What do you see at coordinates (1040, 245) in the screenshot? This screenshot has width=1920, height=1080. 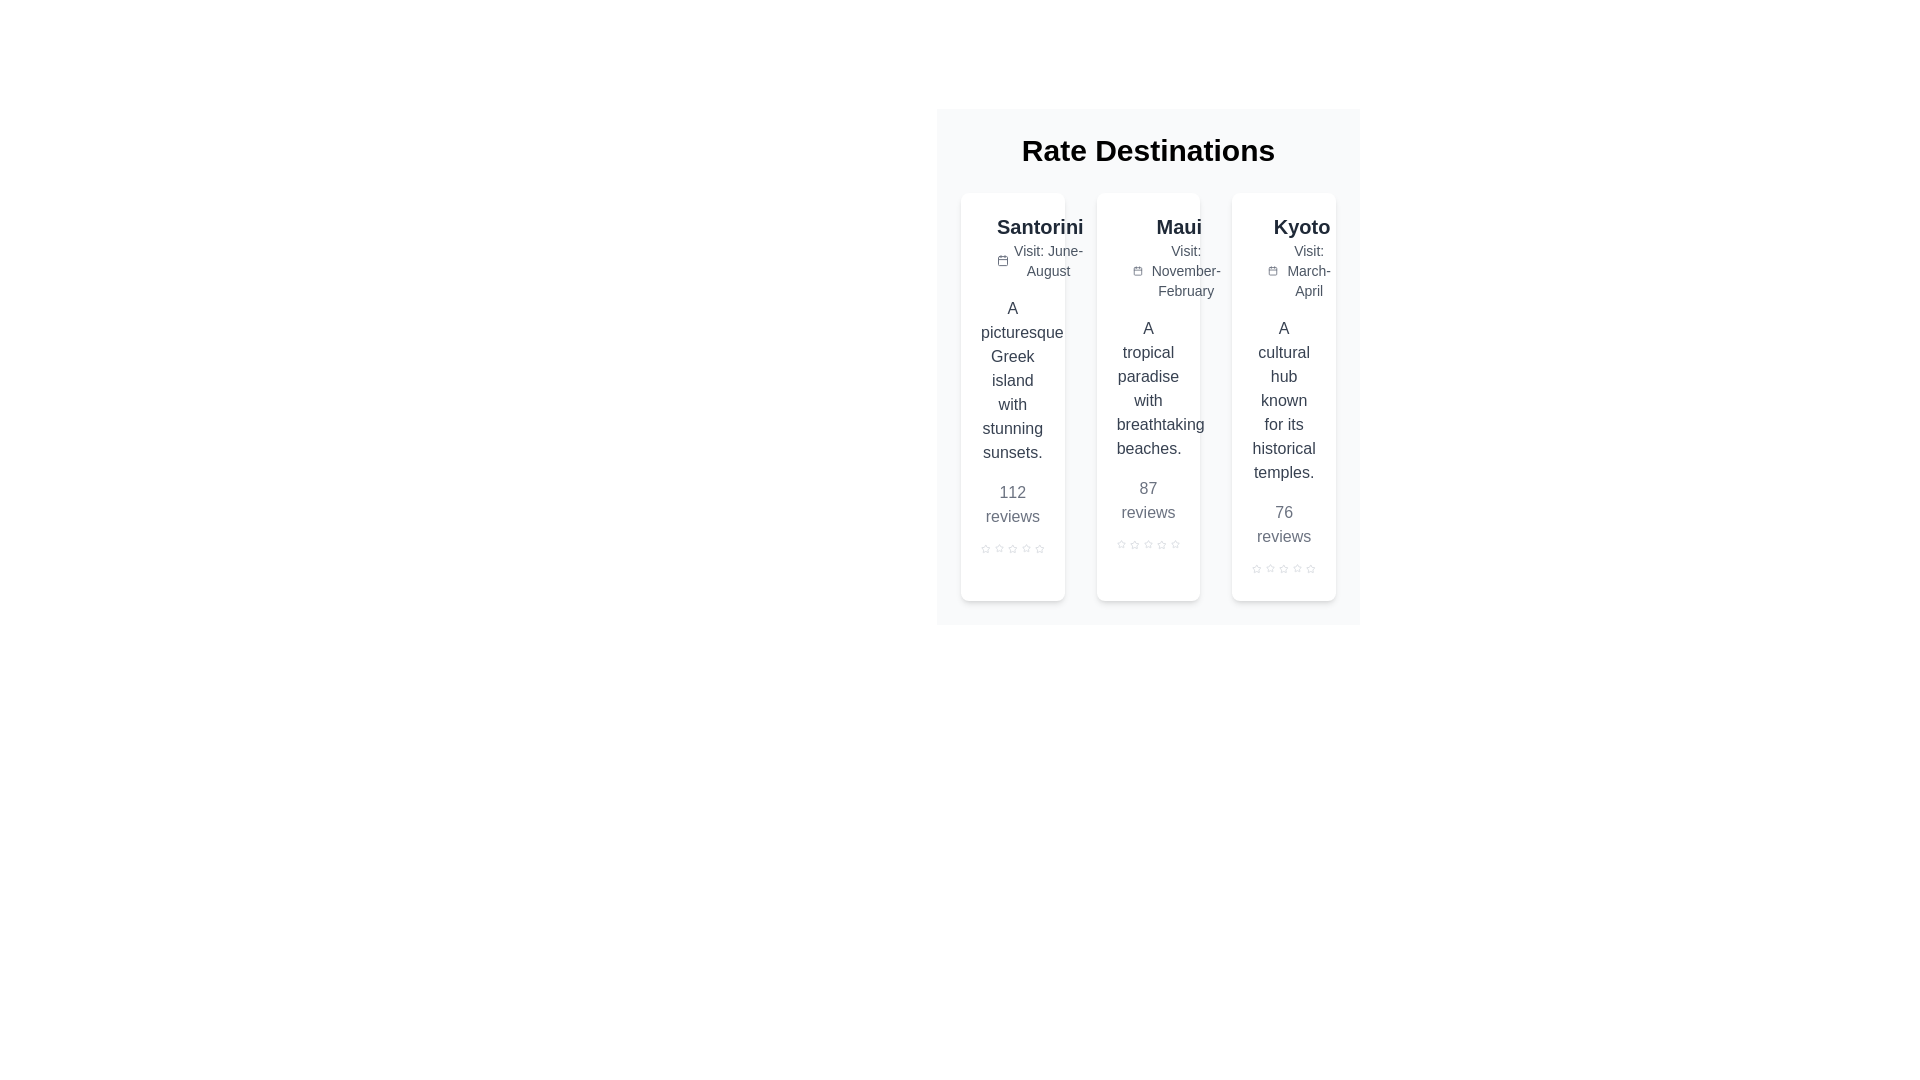 I see `text content of the Text block with an icon displaying the destination's name 'Santorini' and its recommended visiting period (June-August)` at bounding box center [1040, 245].